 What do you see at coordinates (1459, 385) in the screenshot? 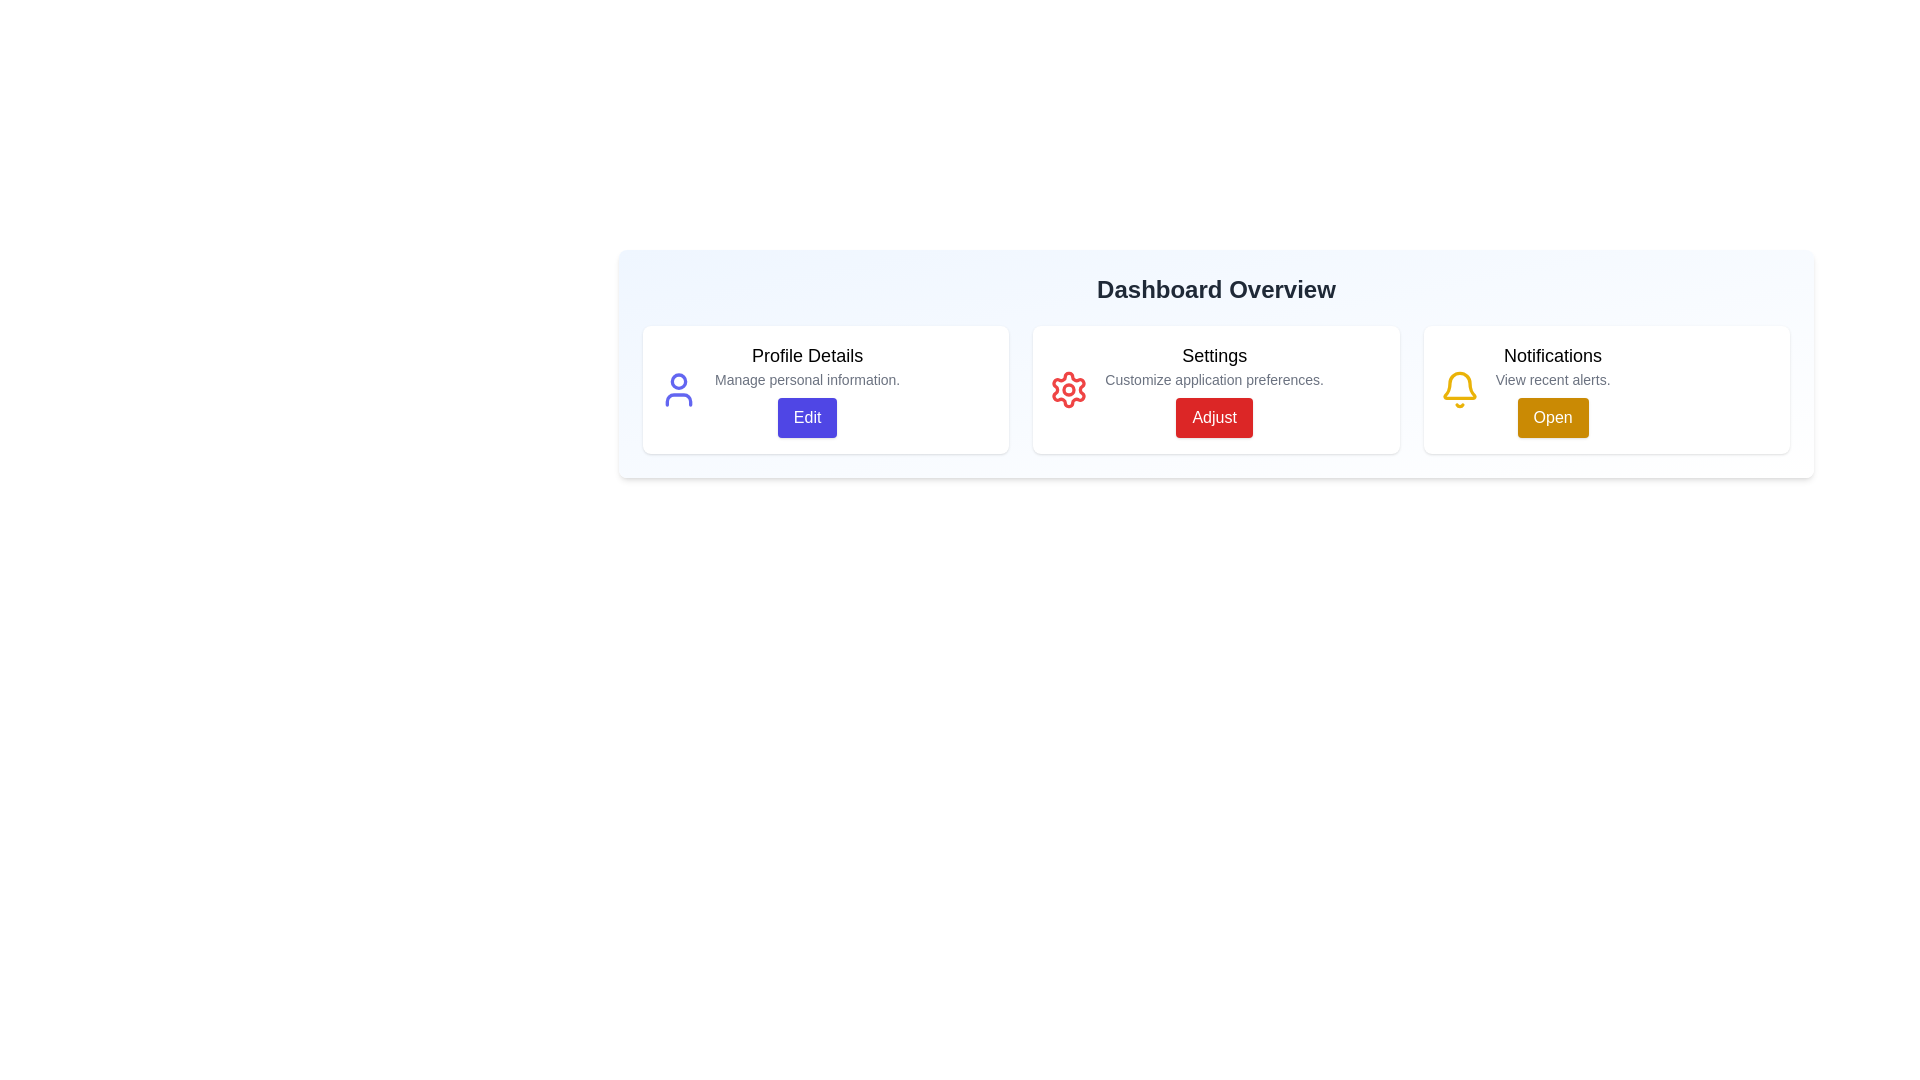
I see `the gold bell icon located in the 'Notifications' section of the dashboard, positioned centrally above the 'Notifications' text label` at bounding box center [1459, 385].